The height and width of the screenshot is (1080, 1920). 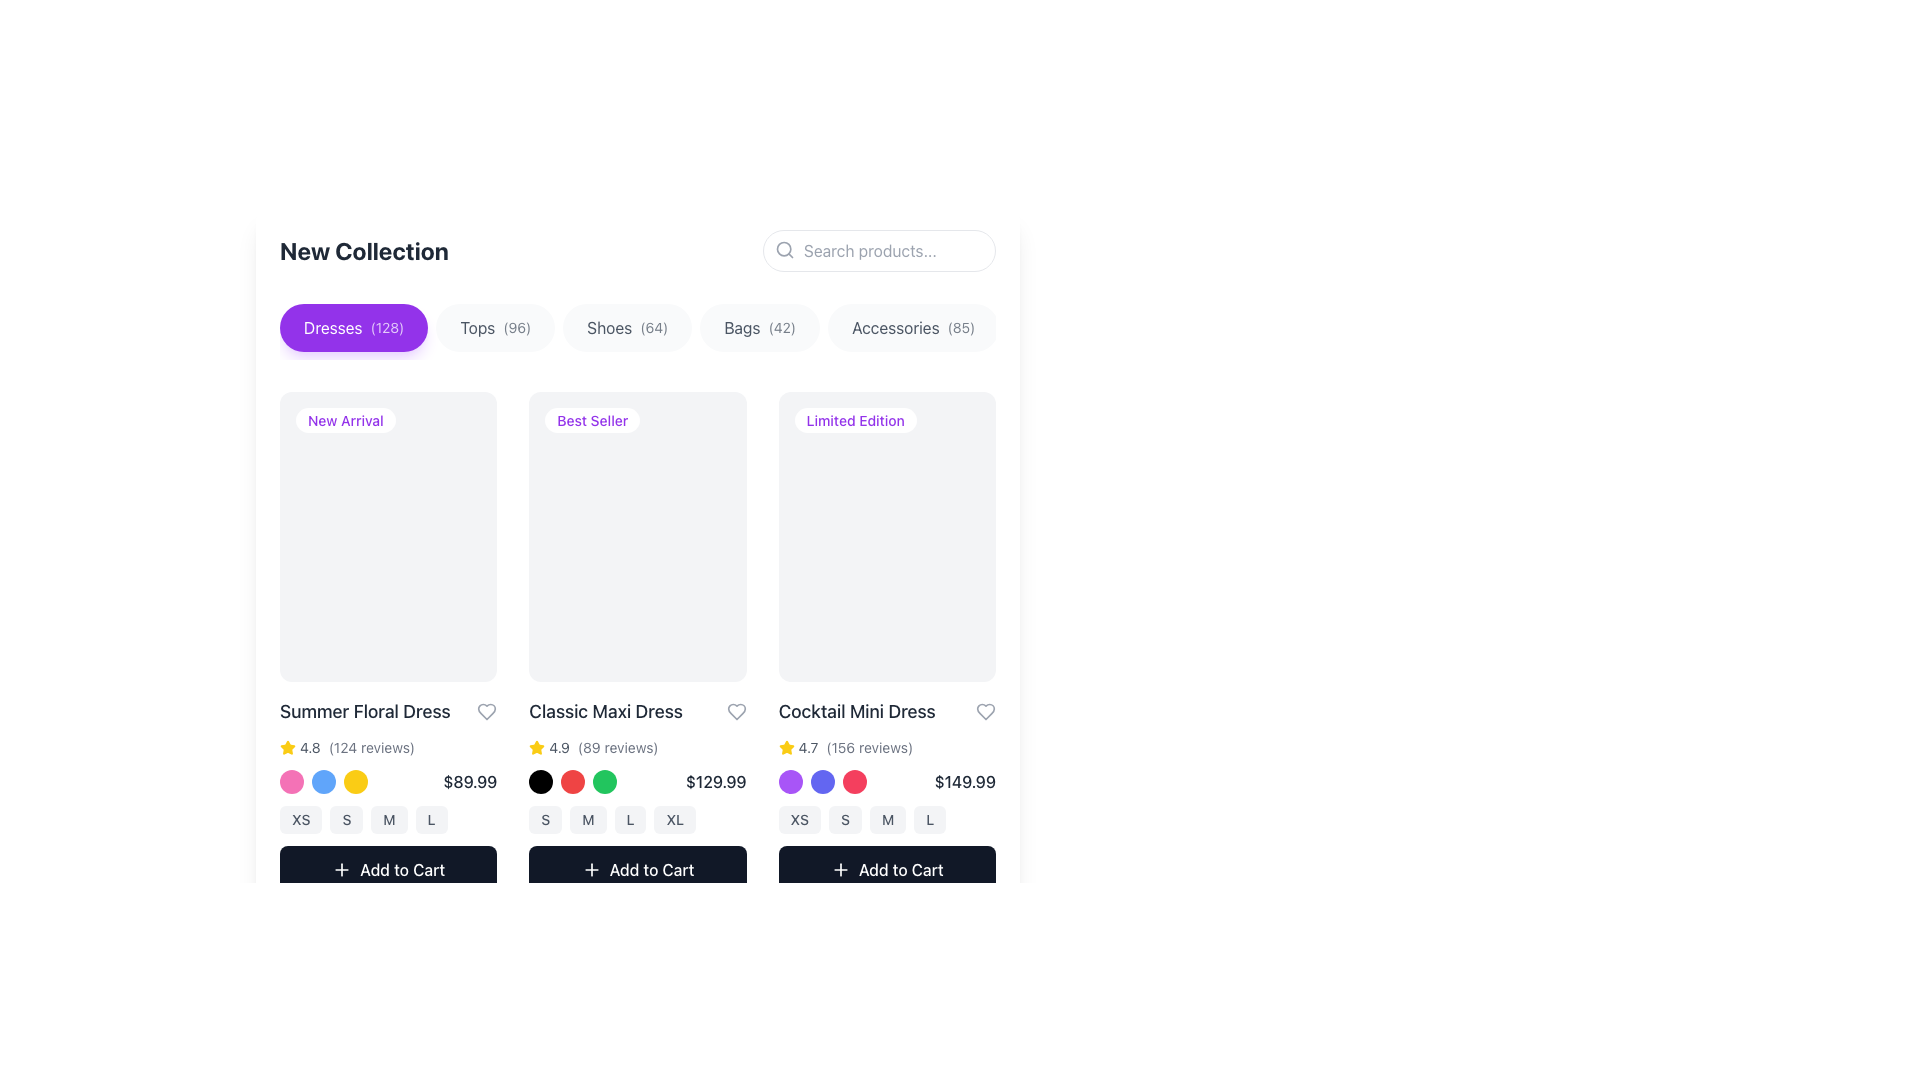 I want to click on the rounded rectangular button labeled 'Accessories(85)', so click(x=912, y=326).